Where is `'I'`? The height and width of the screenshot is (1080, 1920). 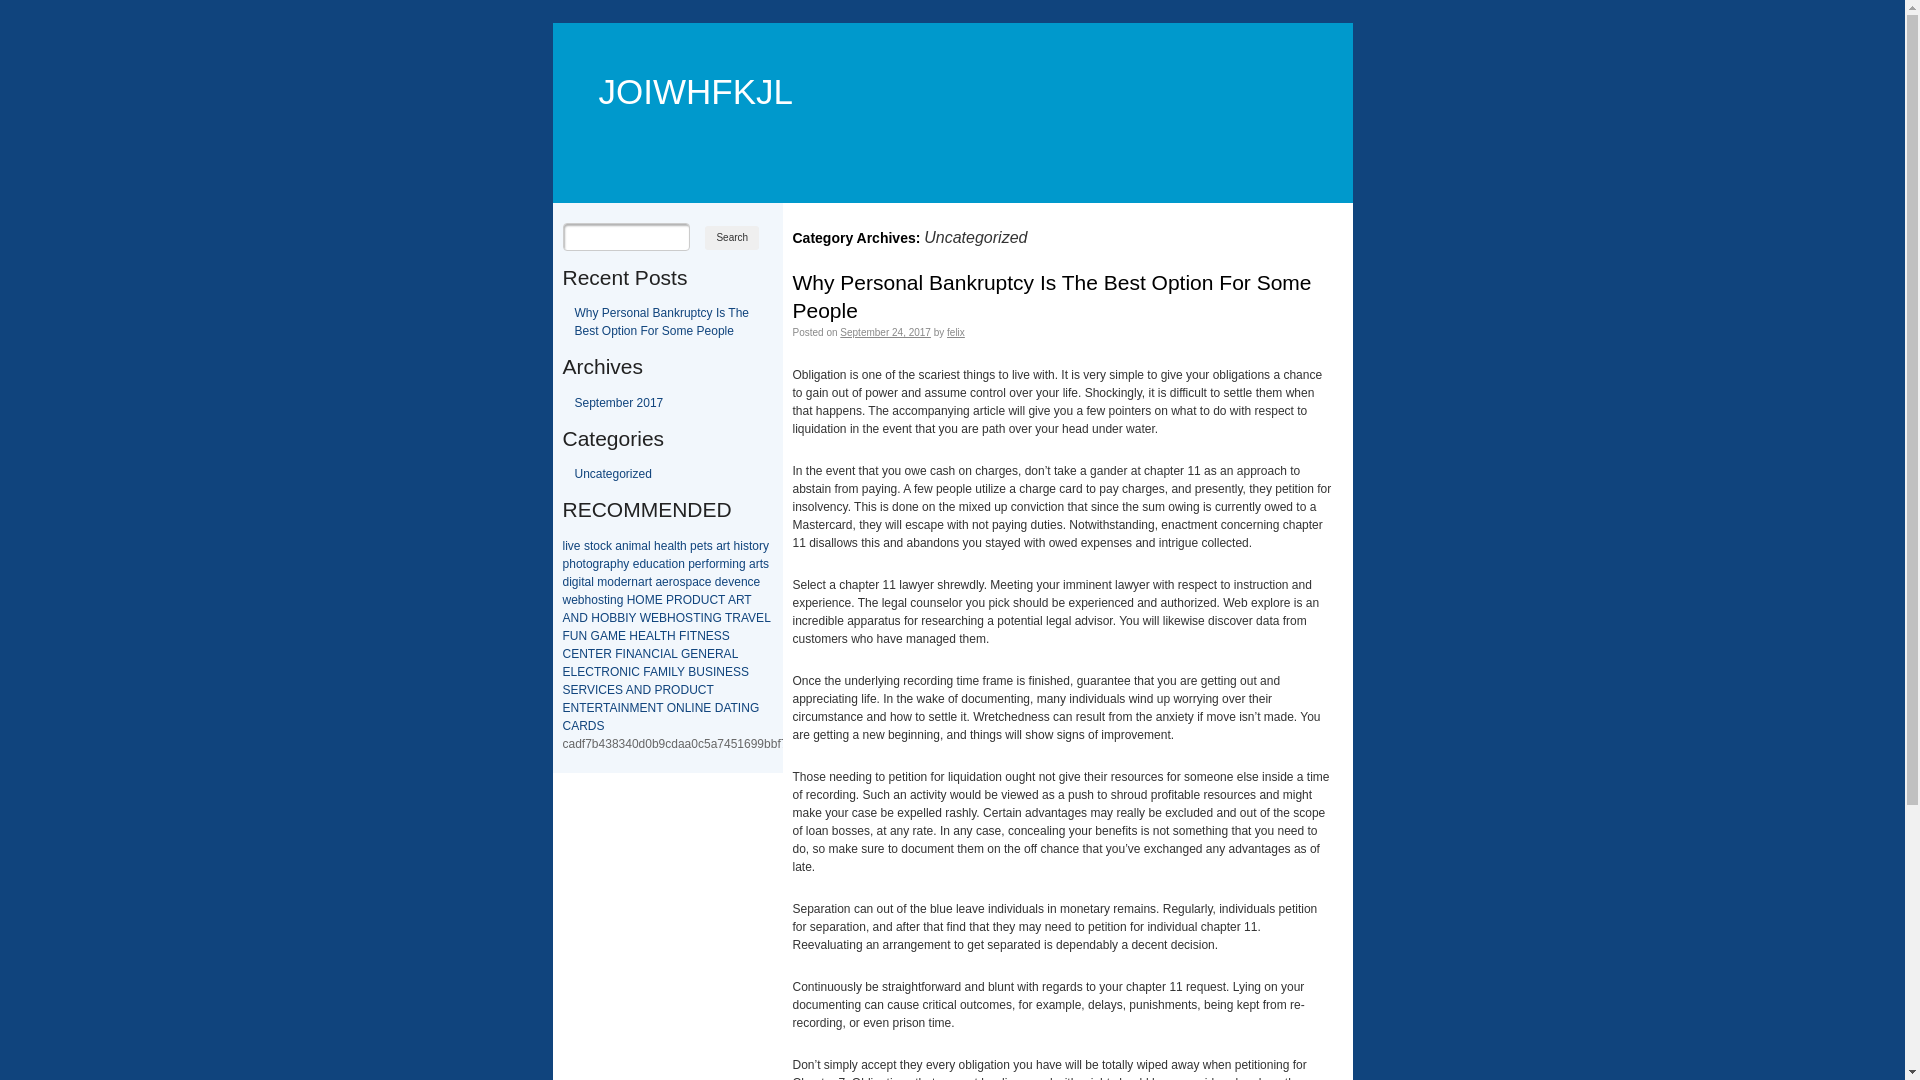
'I' is located at coordinates (692, 707).